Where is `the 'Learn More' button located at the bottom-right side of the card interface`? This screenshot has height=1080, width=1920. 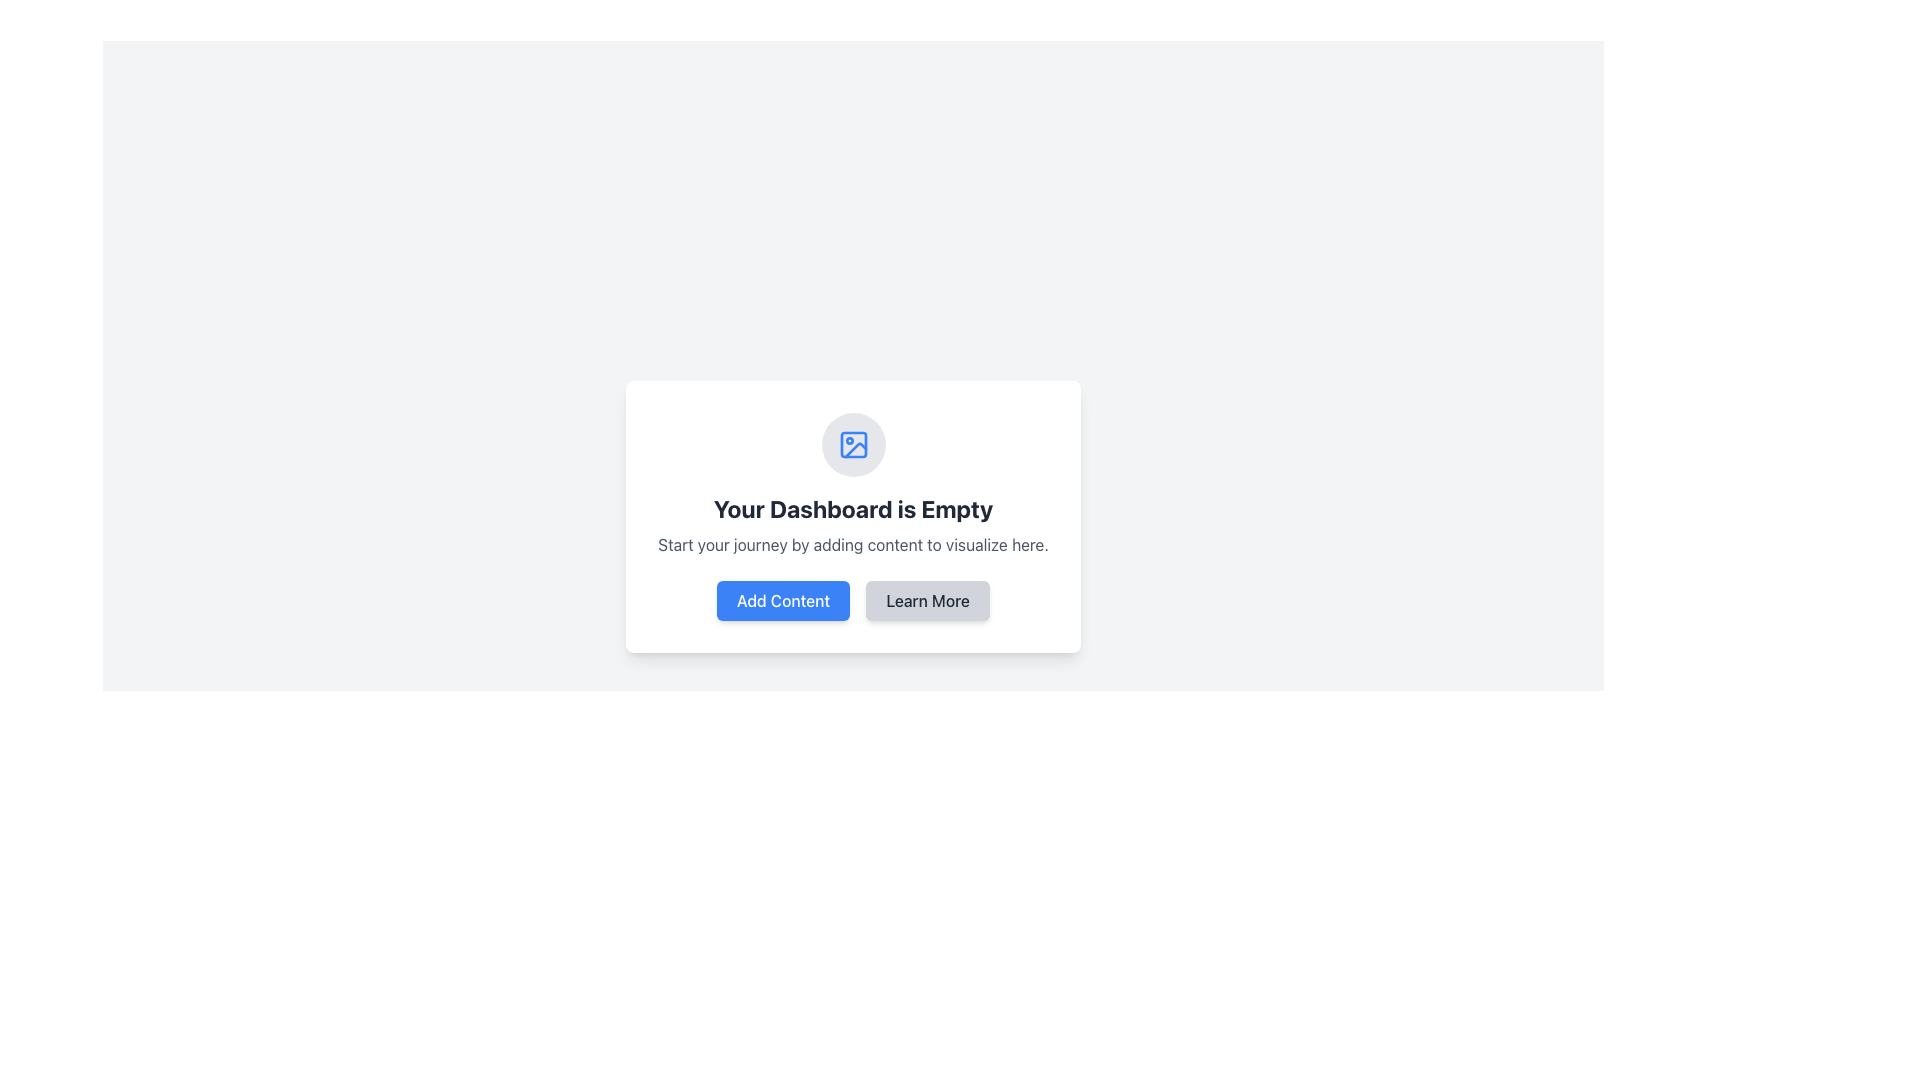 the 'Learn More' button located at the bottom-right side of the card interface is located at coordinates (927, 600).